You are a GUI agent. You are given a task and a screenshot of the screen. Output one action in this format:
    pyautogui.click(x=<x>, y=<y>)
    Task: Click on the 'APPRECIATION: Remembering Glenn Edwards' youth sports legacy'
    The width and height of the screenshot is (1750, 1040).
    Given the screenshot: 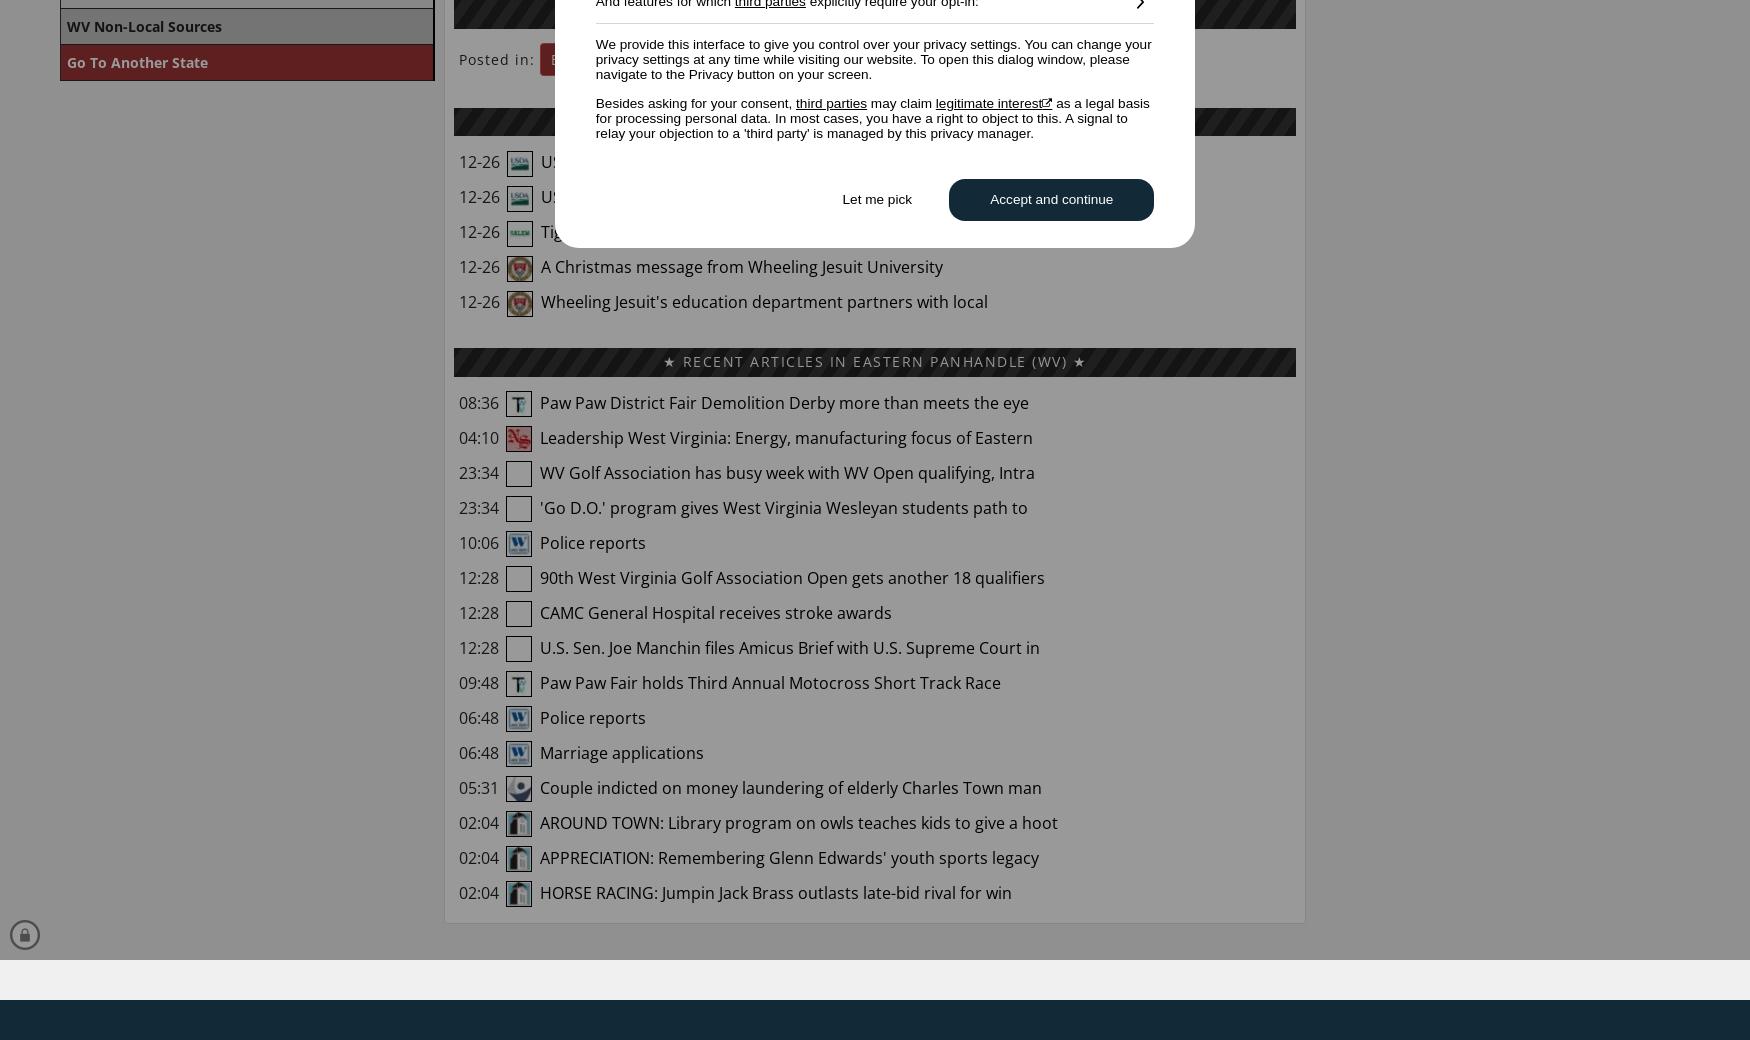 What is the action you would take?
    pyautogui.click(x=785, y=855)
    